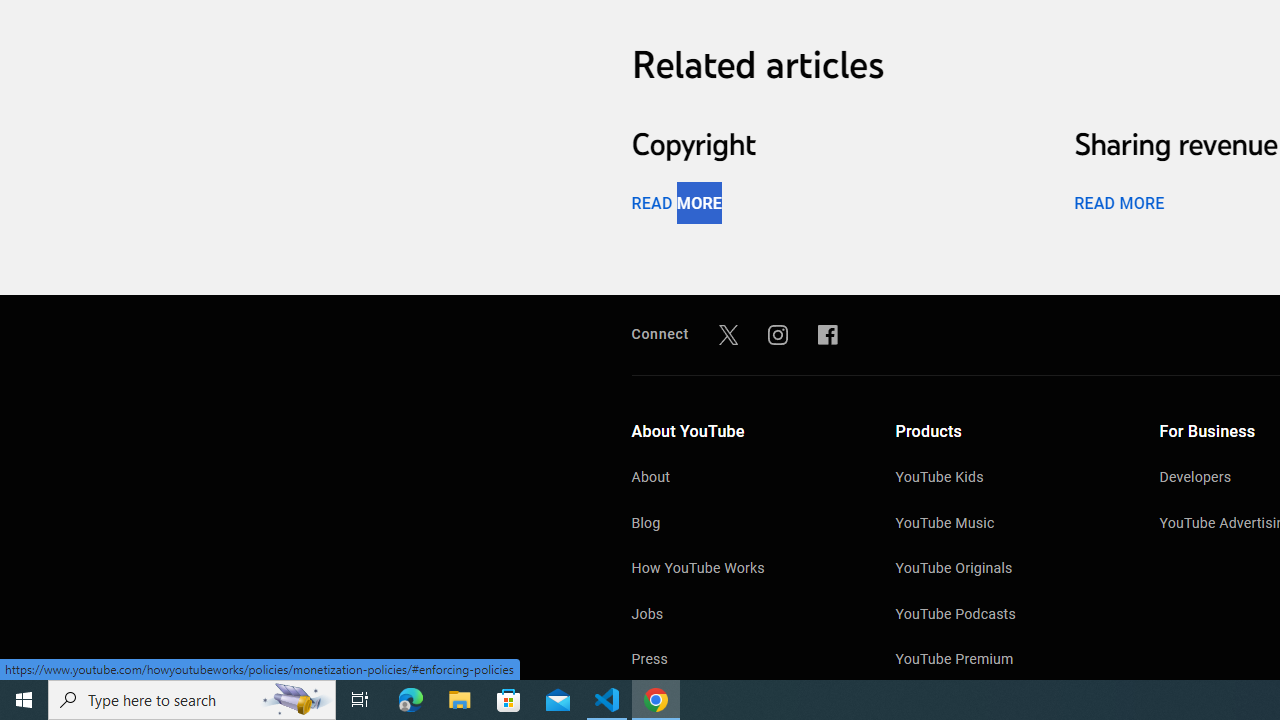 The image size is (1280, 720). I want to click on 'Instagram', so click(777, 333).